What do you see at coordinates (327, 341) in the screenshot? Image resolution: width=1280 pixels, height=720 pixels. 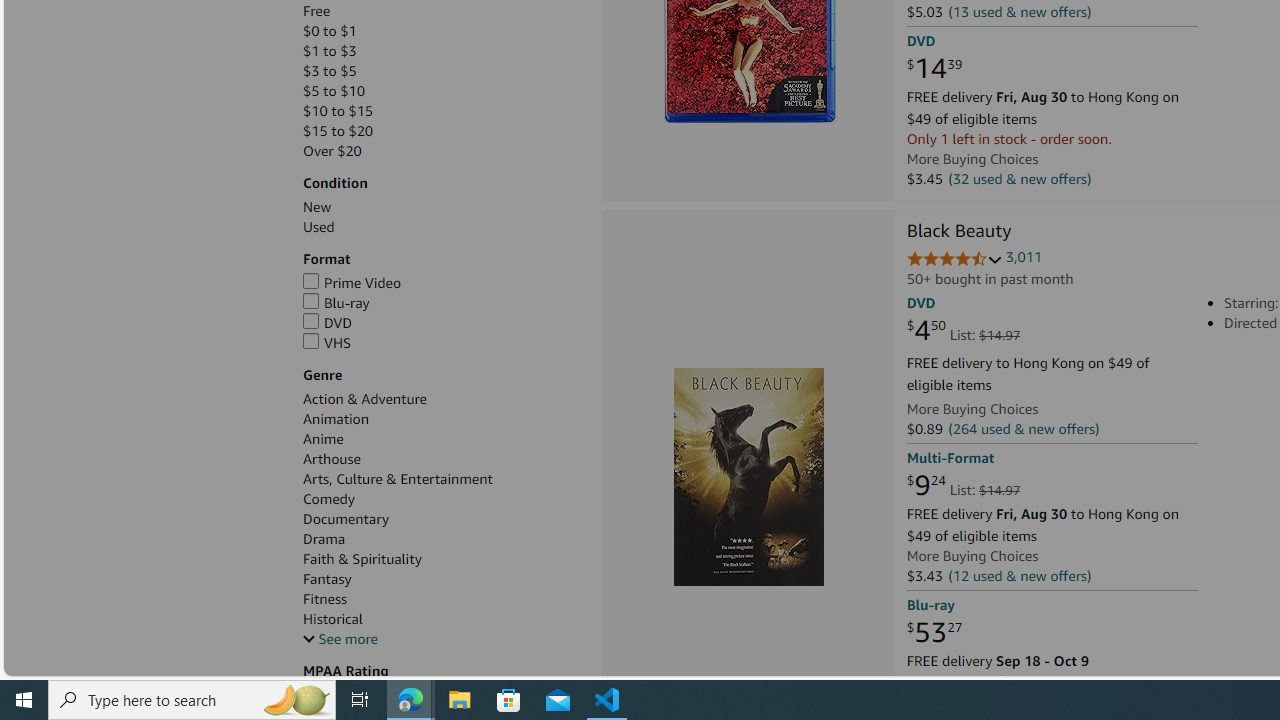 I see `'VHS'` at bounding box center [327, 341].